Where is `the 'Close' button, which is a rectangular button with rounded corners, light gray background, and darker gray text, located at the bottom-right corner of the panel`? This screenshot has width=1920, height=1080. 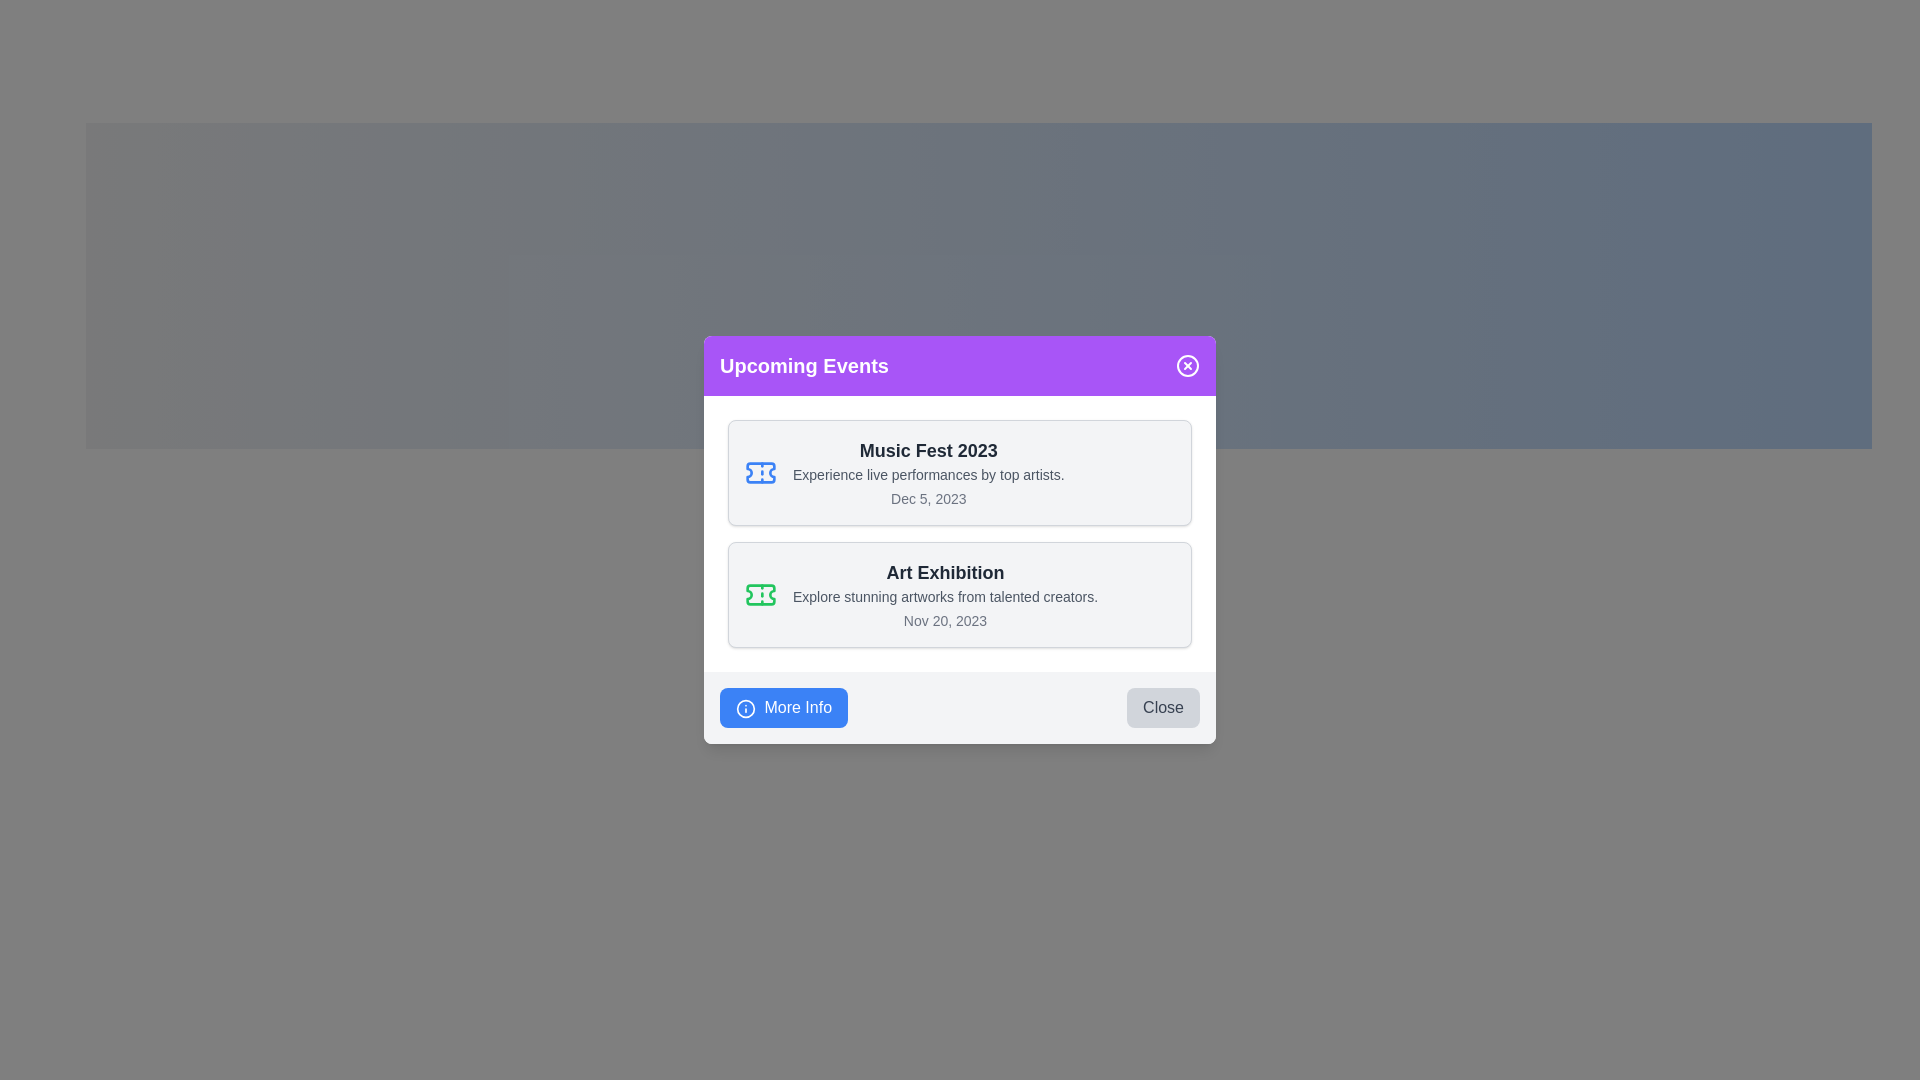 the 'Close' button, which is a rectangular button with rounded corners, light gray background, and darker gray text, located at the bottom-right corner of the panel is located at coordinates (1163, 707).